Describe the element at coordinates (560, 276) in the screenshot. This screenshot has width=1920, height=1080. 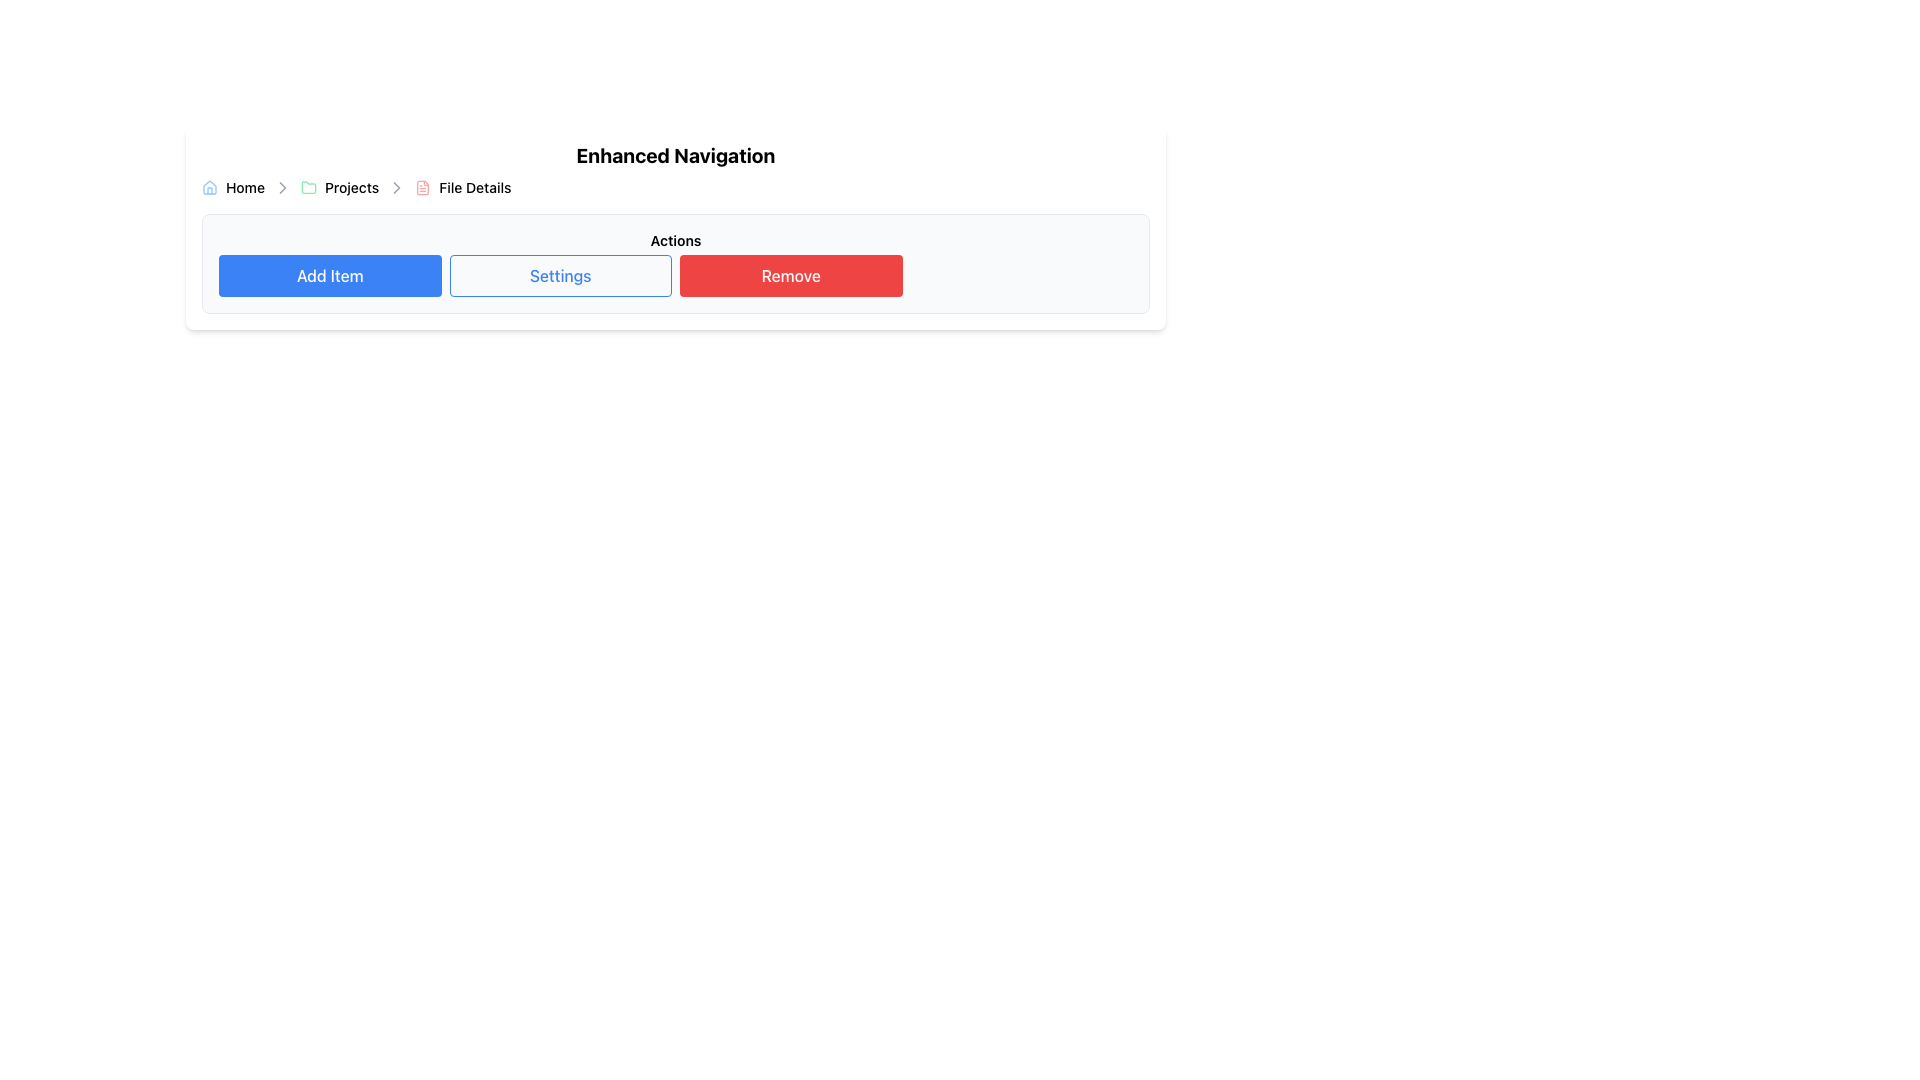
I see `the settings button located centrally between the 'Add Item' button and the 'Remove' button` at that location.